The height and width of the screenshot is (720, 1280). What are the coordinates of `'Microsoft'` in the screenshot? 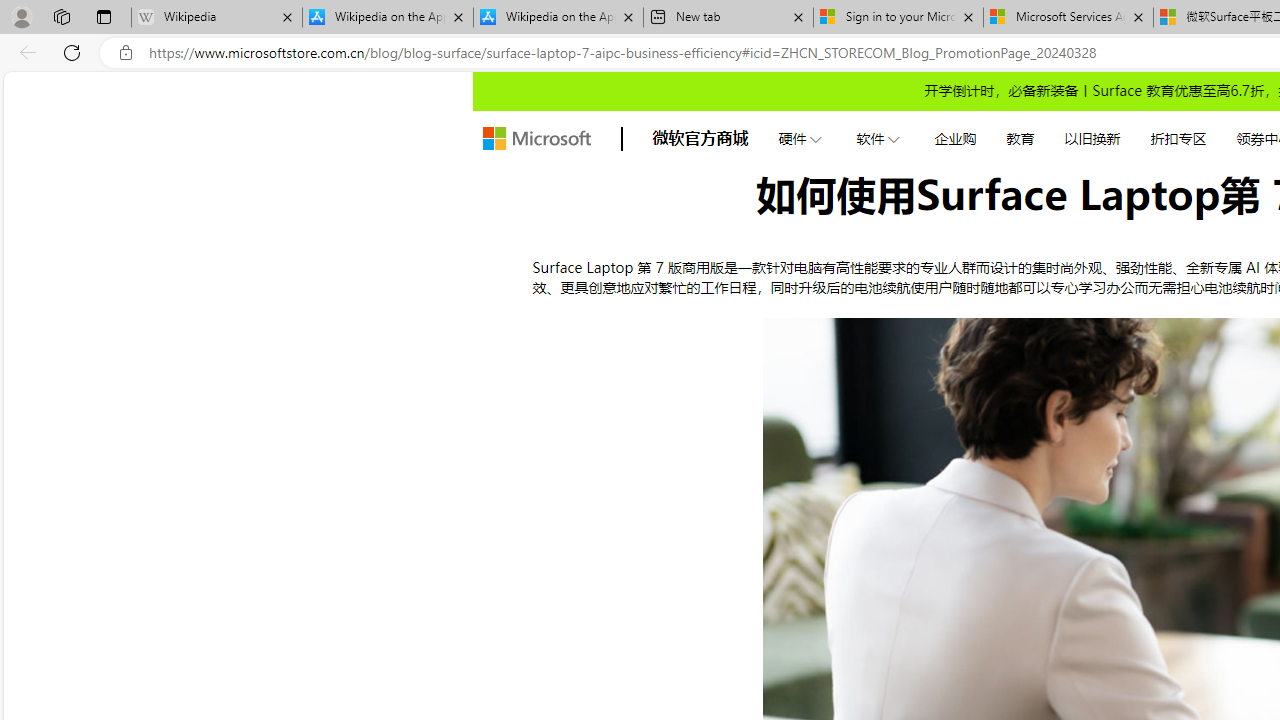 It's located at (536, 137).